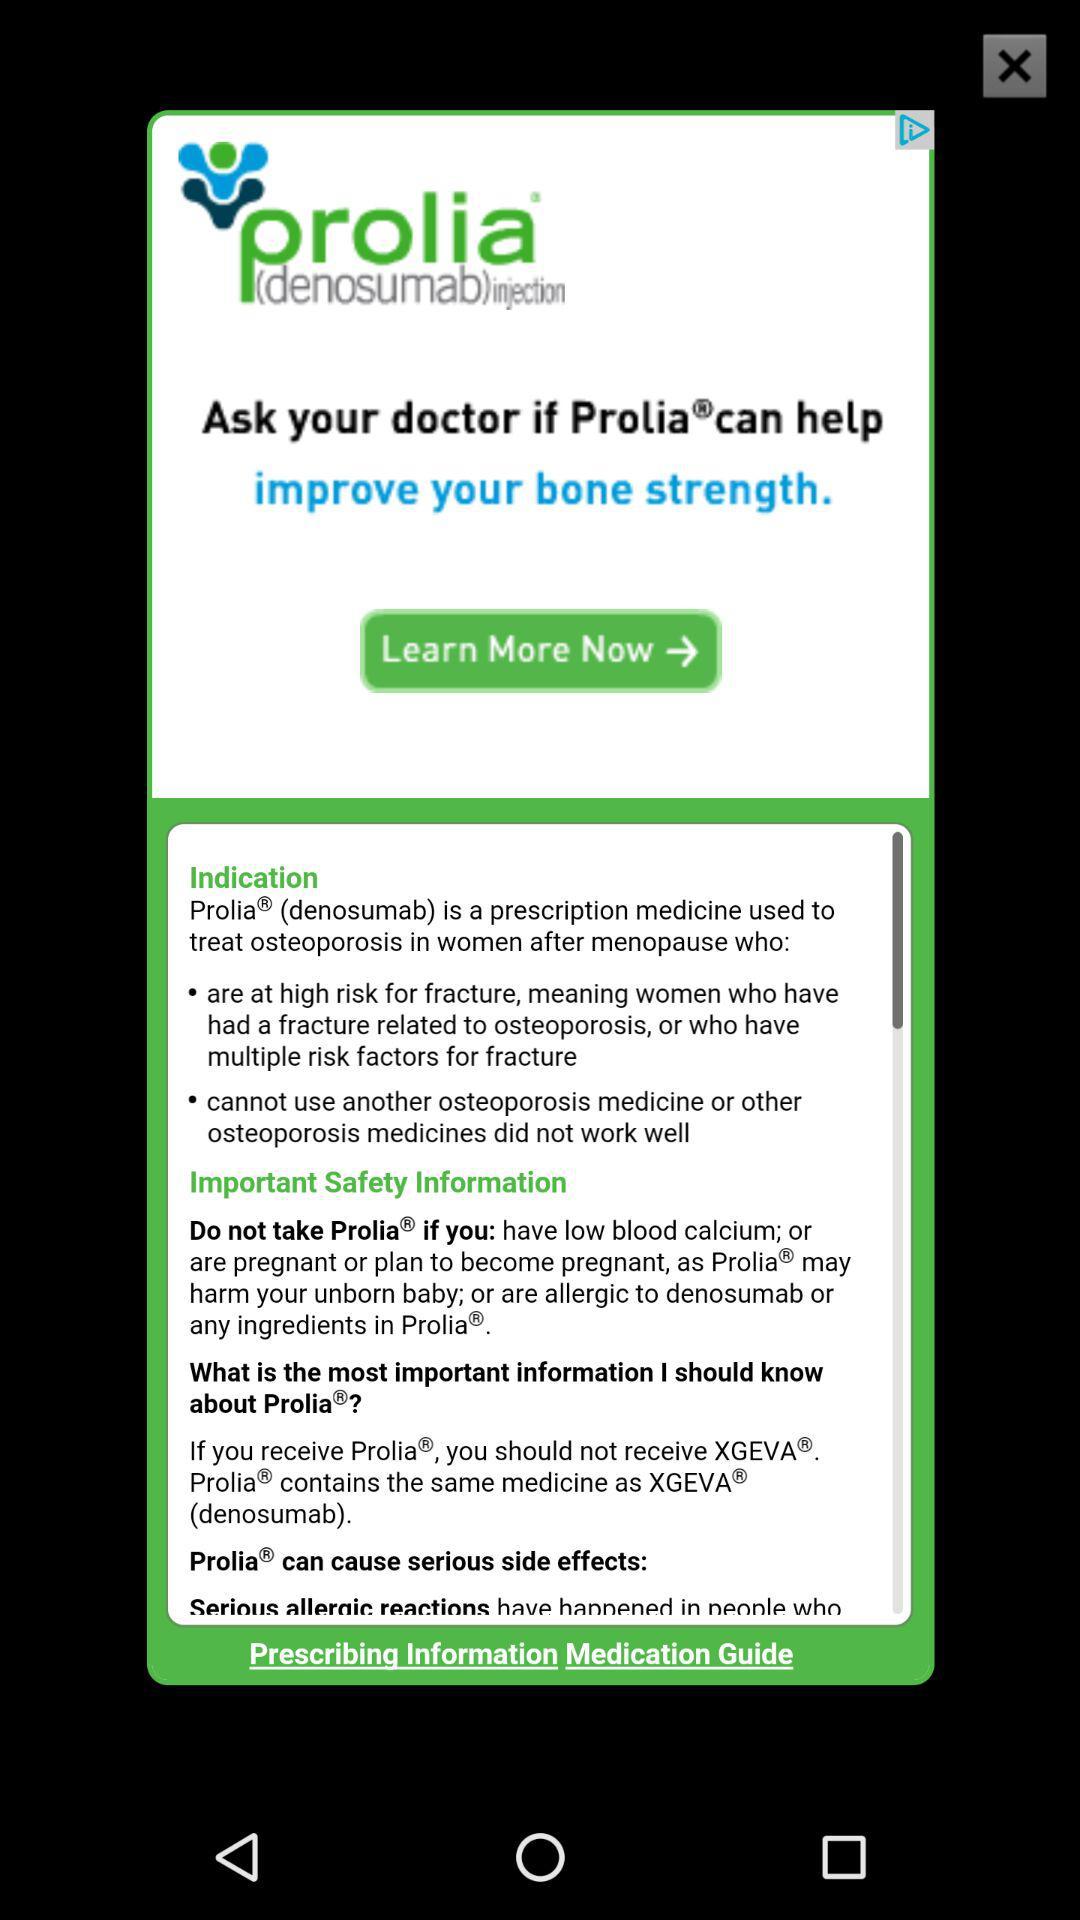 The width and height of the screenshot is (1080, 1920). What do you see at coordinates (1001, 83) in the screenshot?
I see `the close icon` at bounding box center [1001, 83].